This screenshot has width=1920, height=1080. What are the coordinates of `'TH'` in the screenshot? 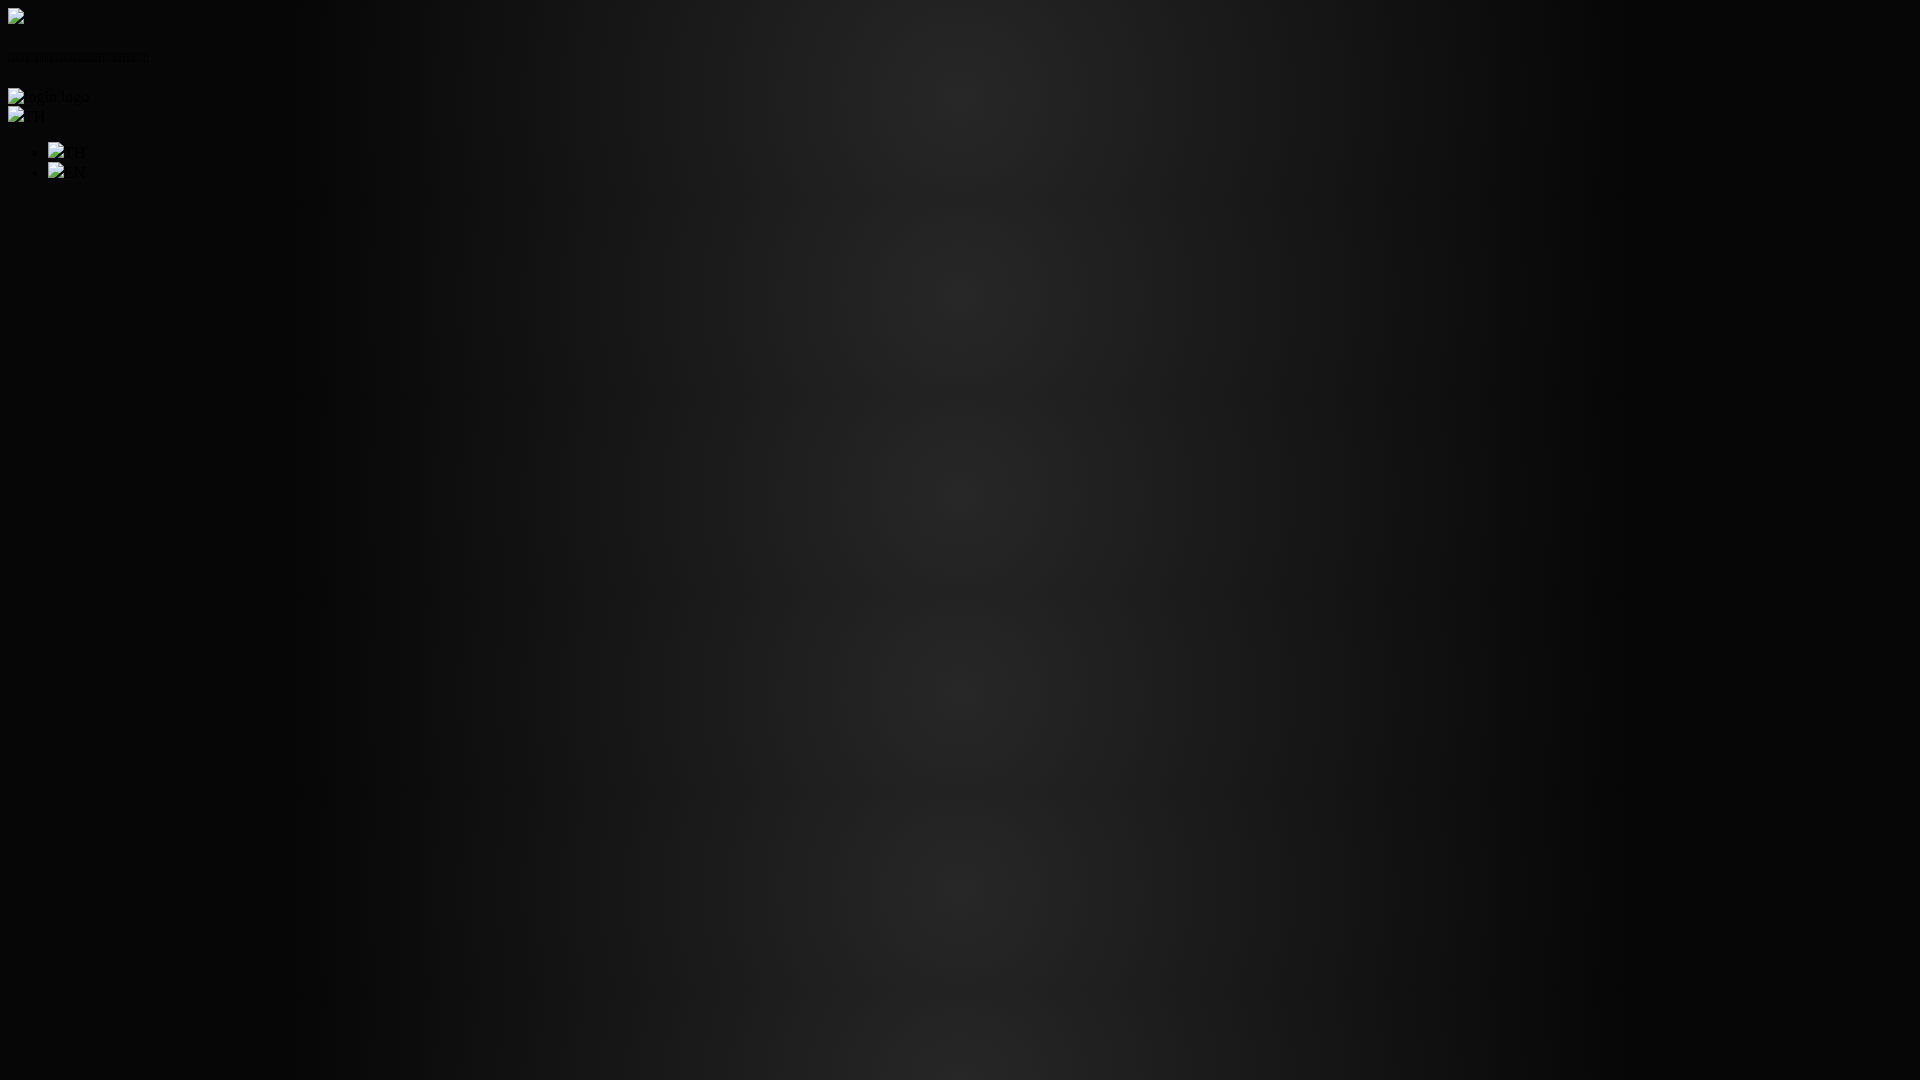 It's located at (26, 116).